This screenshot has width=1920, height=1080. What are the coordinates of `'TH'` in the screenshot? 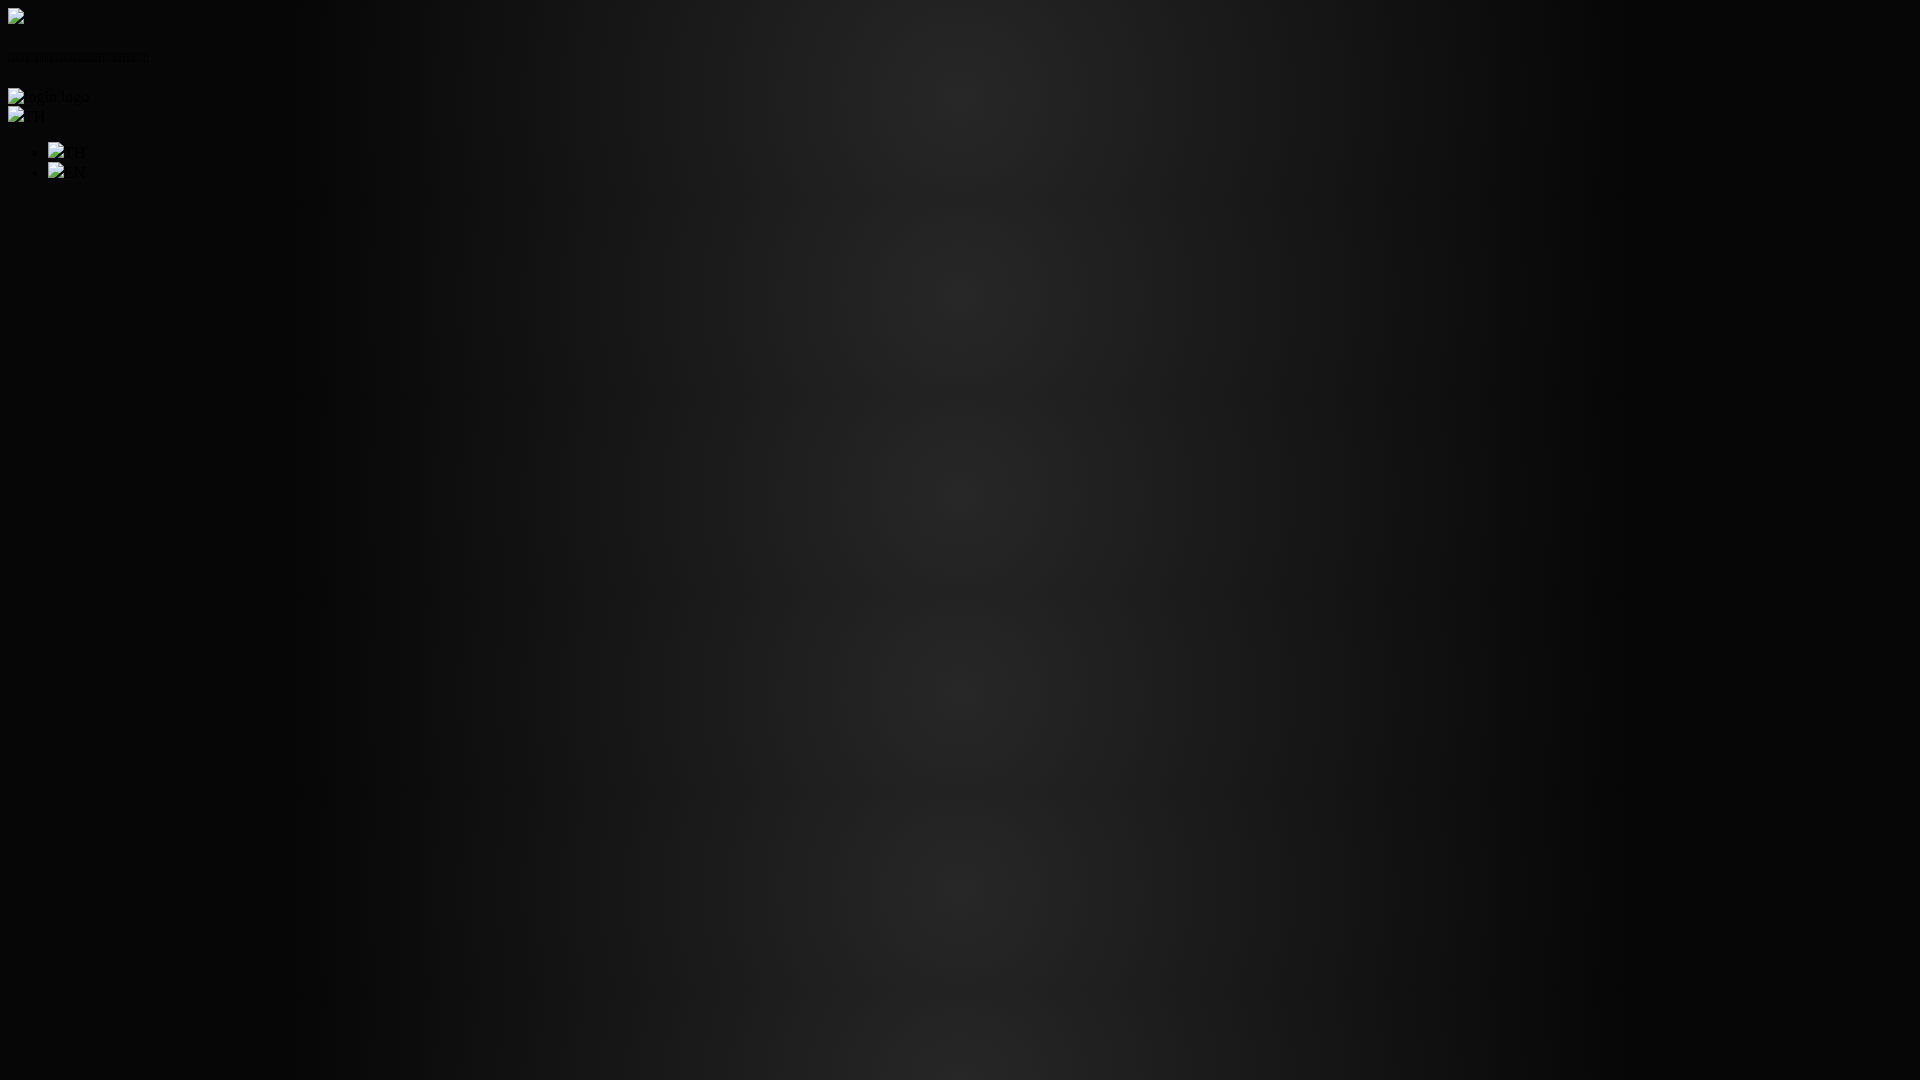 It's located at (26, 116).